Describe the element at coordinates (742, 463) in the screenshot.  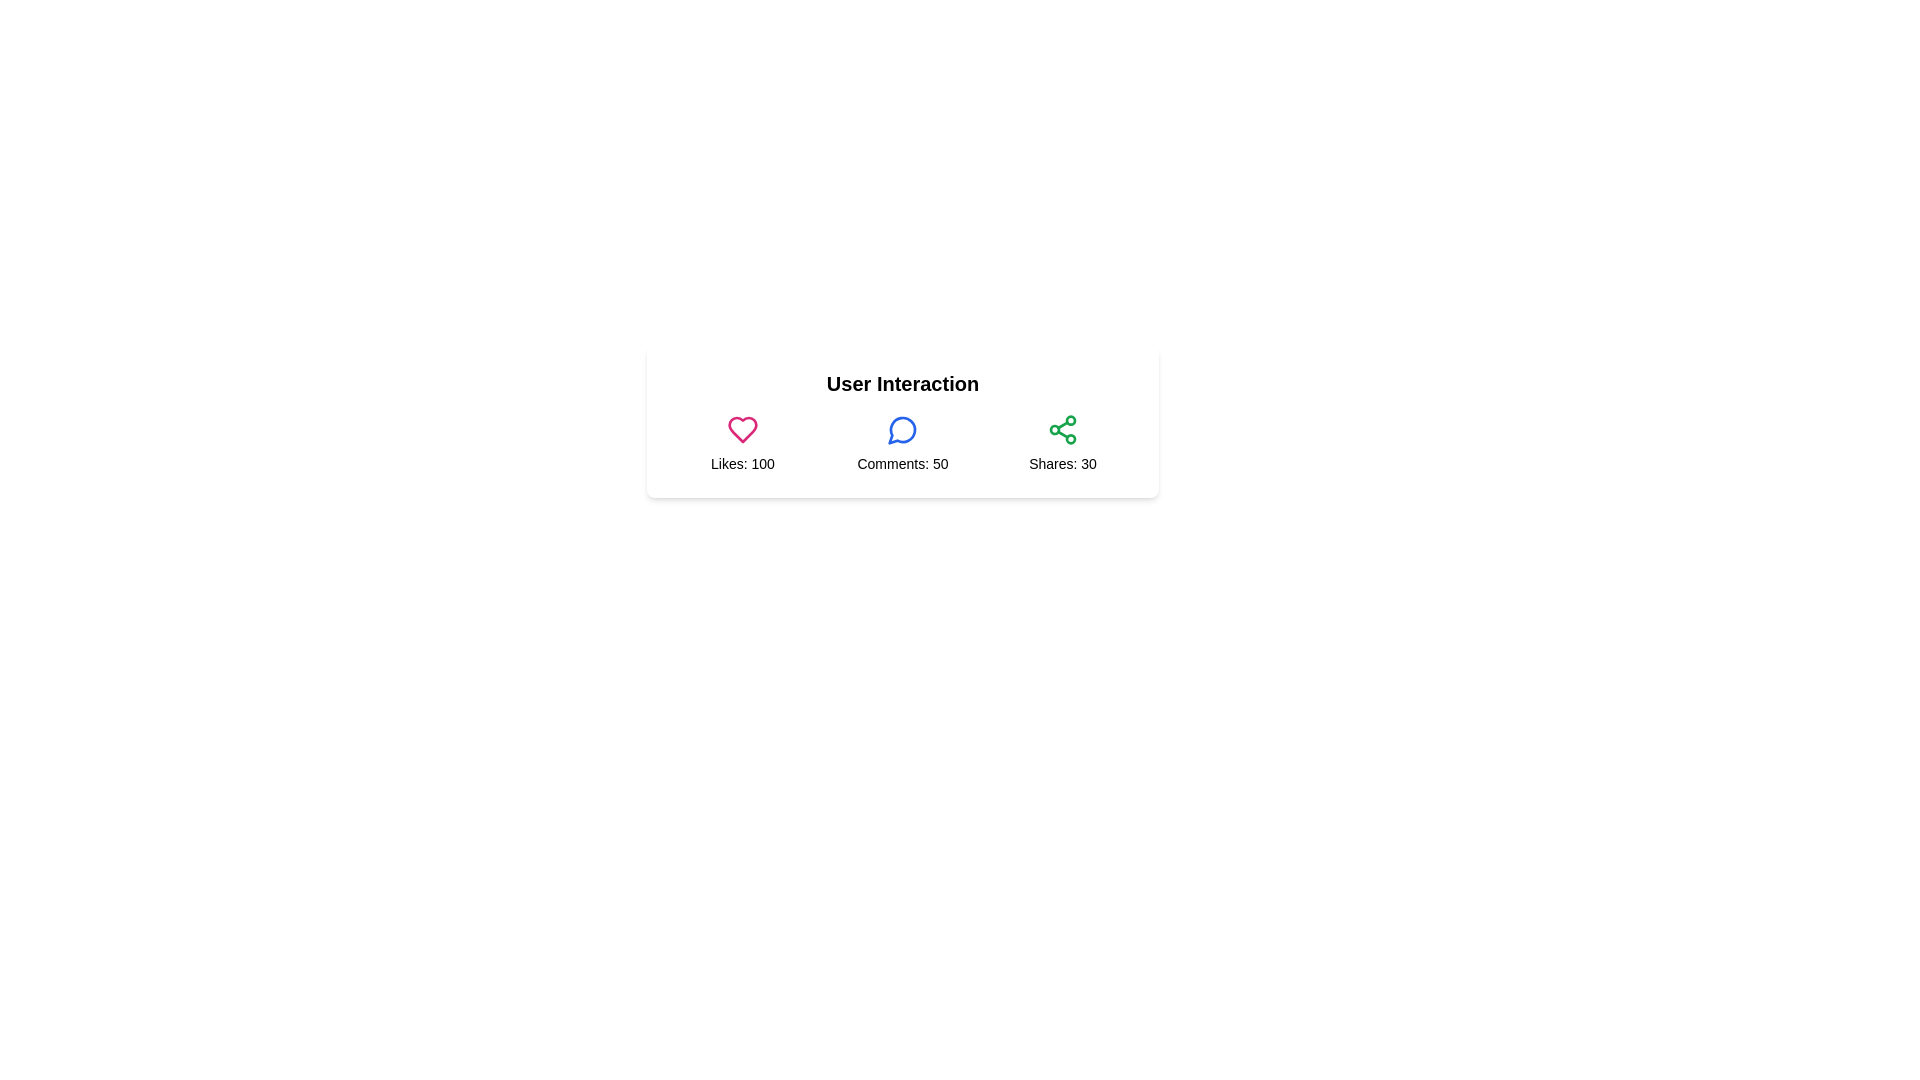
I see `the text label reading 'Likes: 100', which is positioned below the heart-shaped icon in the 'User Interaction' statistics` at that location.